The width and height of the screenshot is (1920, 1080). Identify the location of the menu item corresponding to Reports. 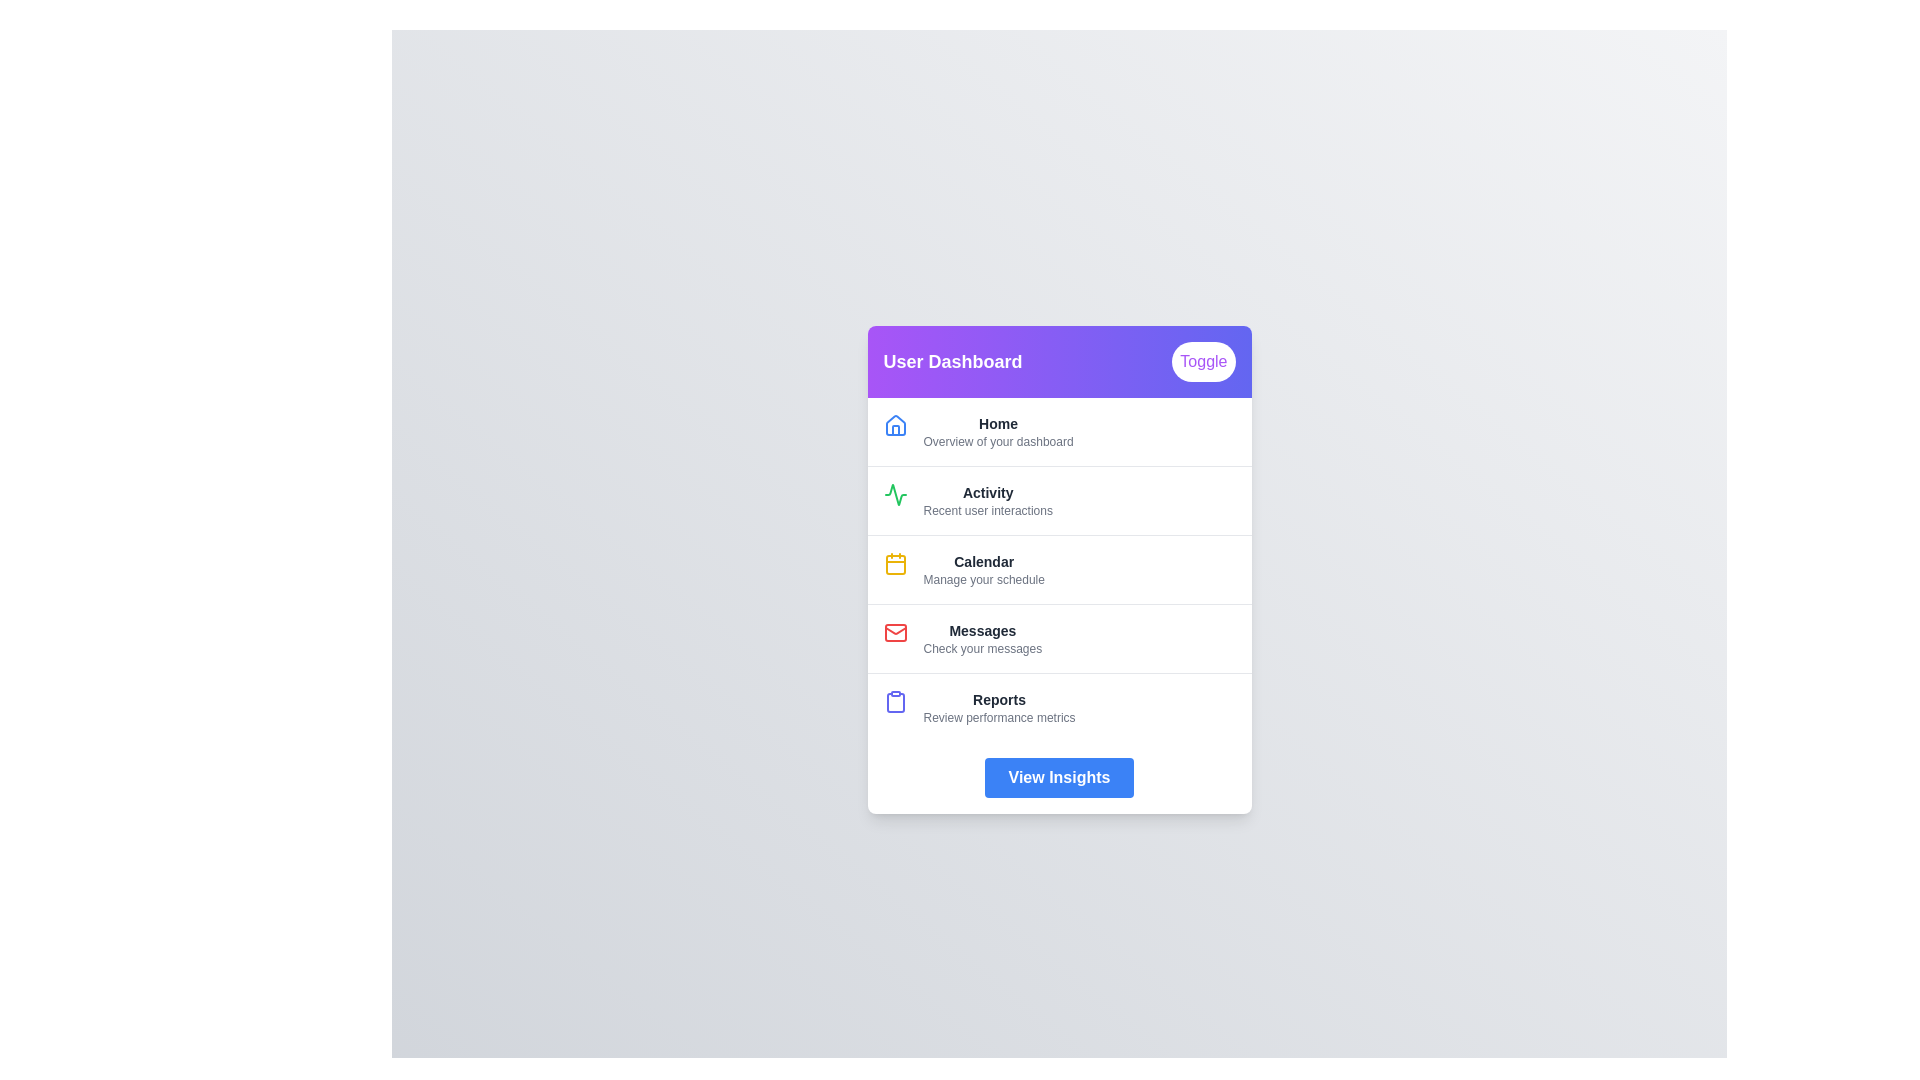
(1058, 706).